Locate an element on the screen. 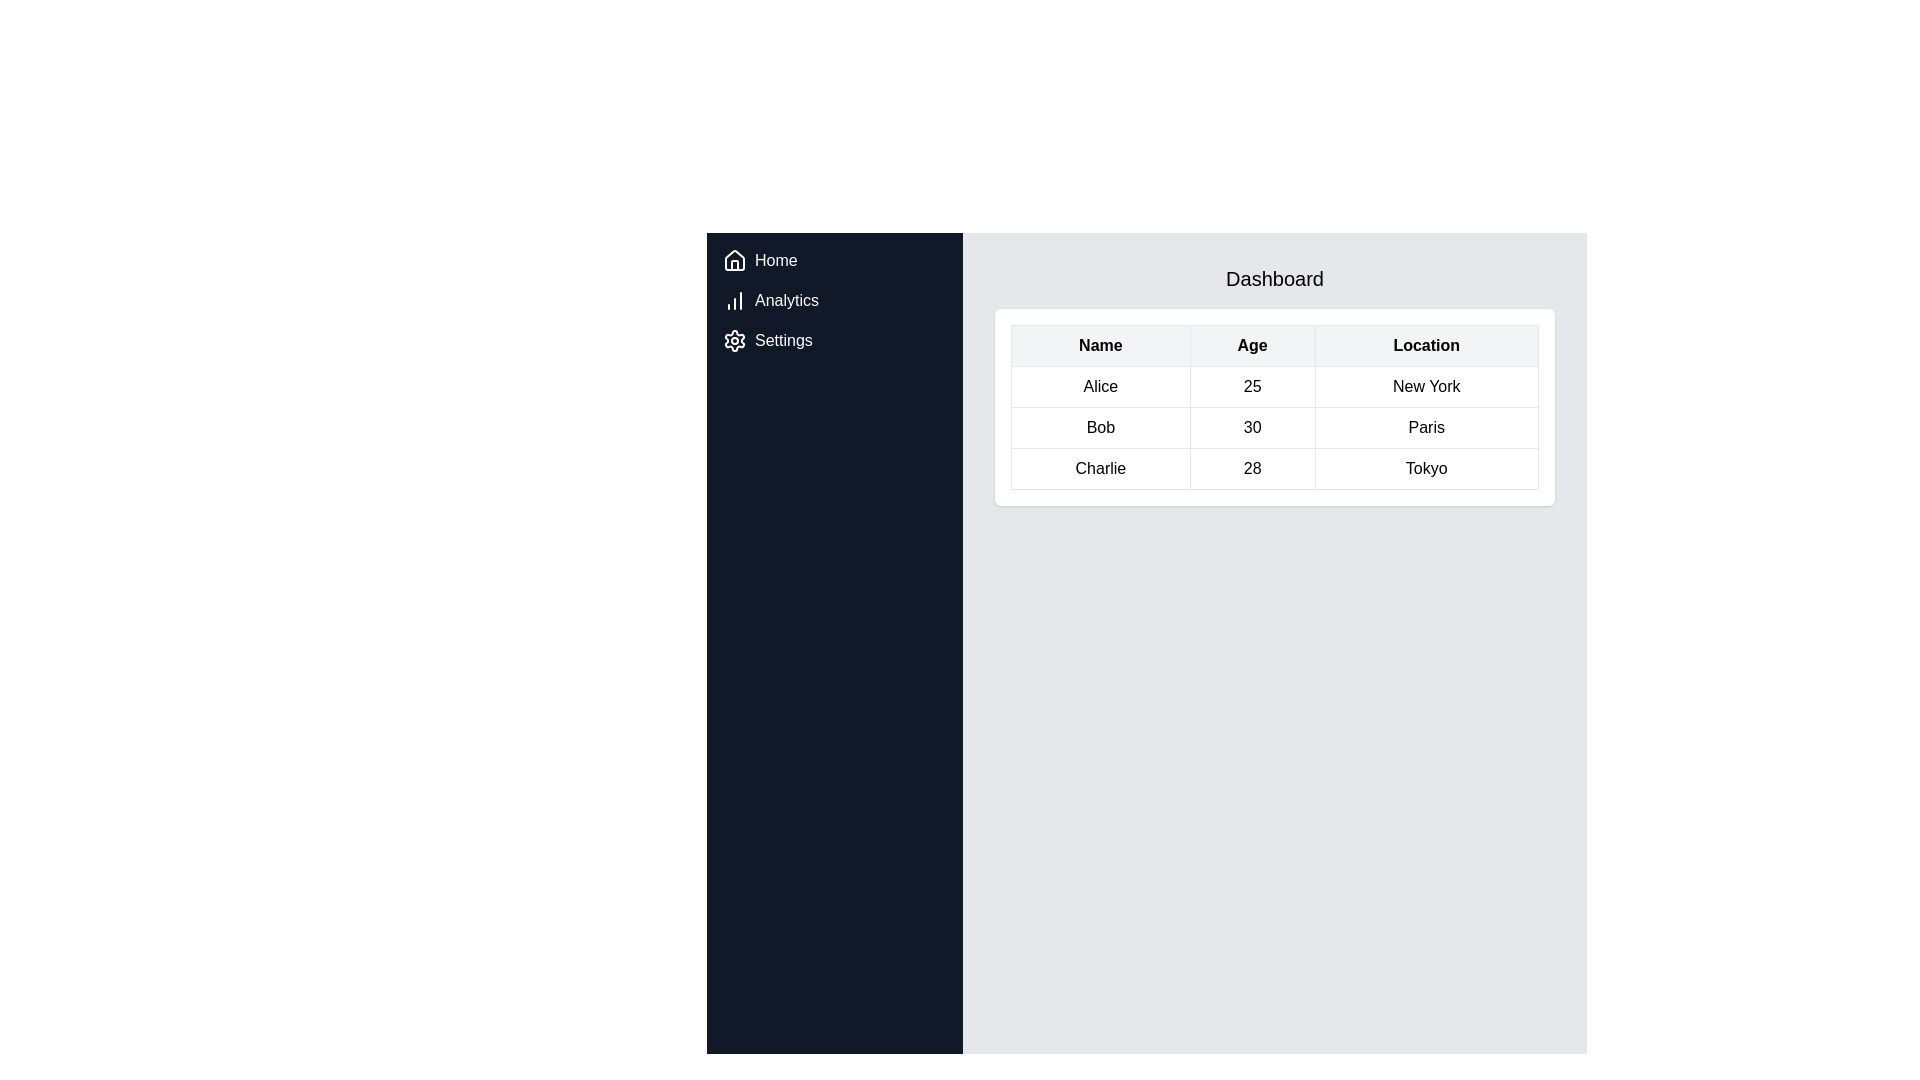 This screenshot has width=1920, height=1080. label of the 'Age' column header cell, which is the second cell in the table header row, positioned between the 'Name' and 'Location' cells is located at coordinates (1251, 345).